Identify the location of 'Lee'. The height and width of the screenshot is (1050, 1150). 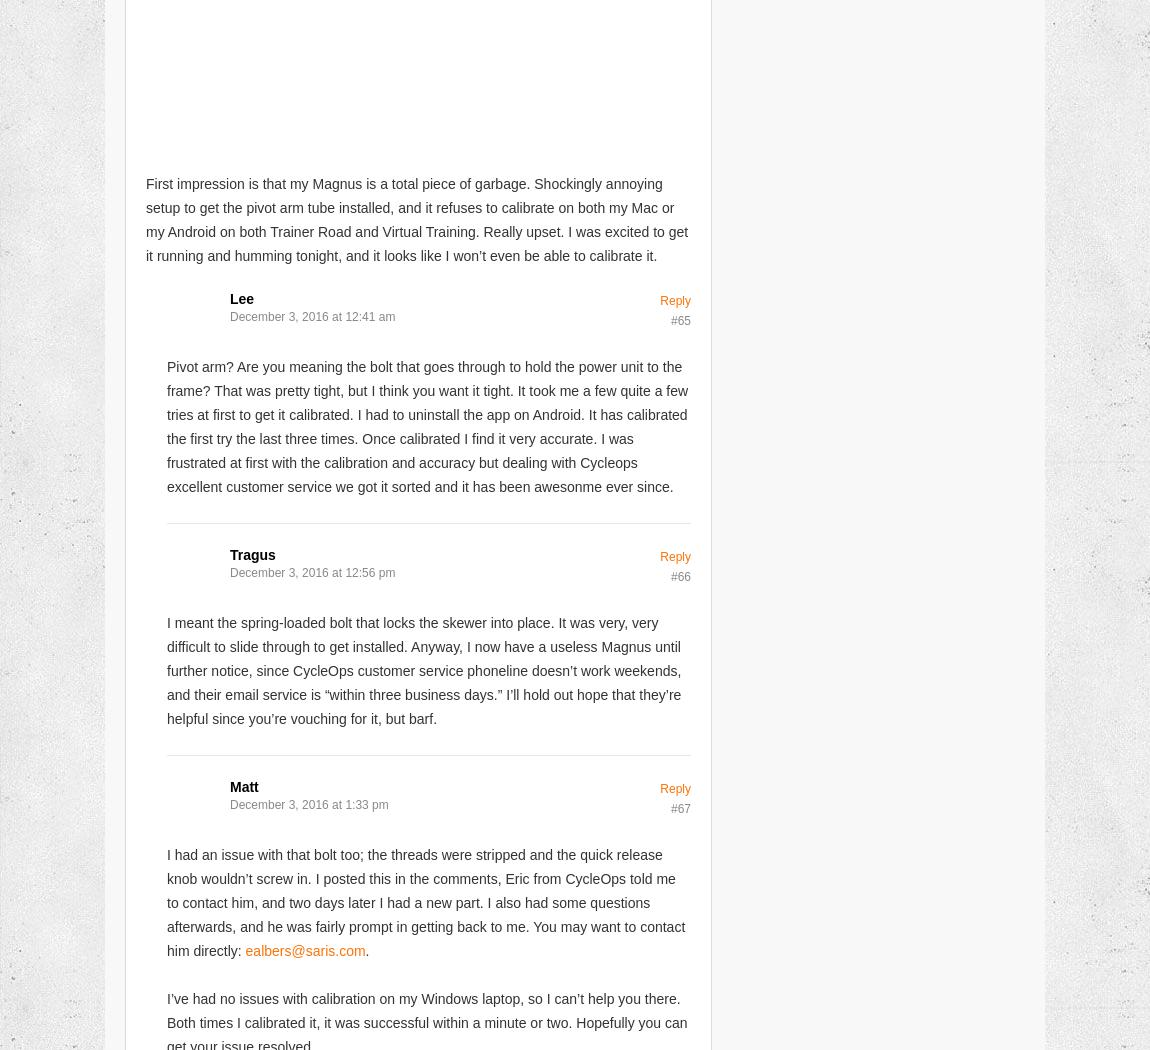
(240, 296).